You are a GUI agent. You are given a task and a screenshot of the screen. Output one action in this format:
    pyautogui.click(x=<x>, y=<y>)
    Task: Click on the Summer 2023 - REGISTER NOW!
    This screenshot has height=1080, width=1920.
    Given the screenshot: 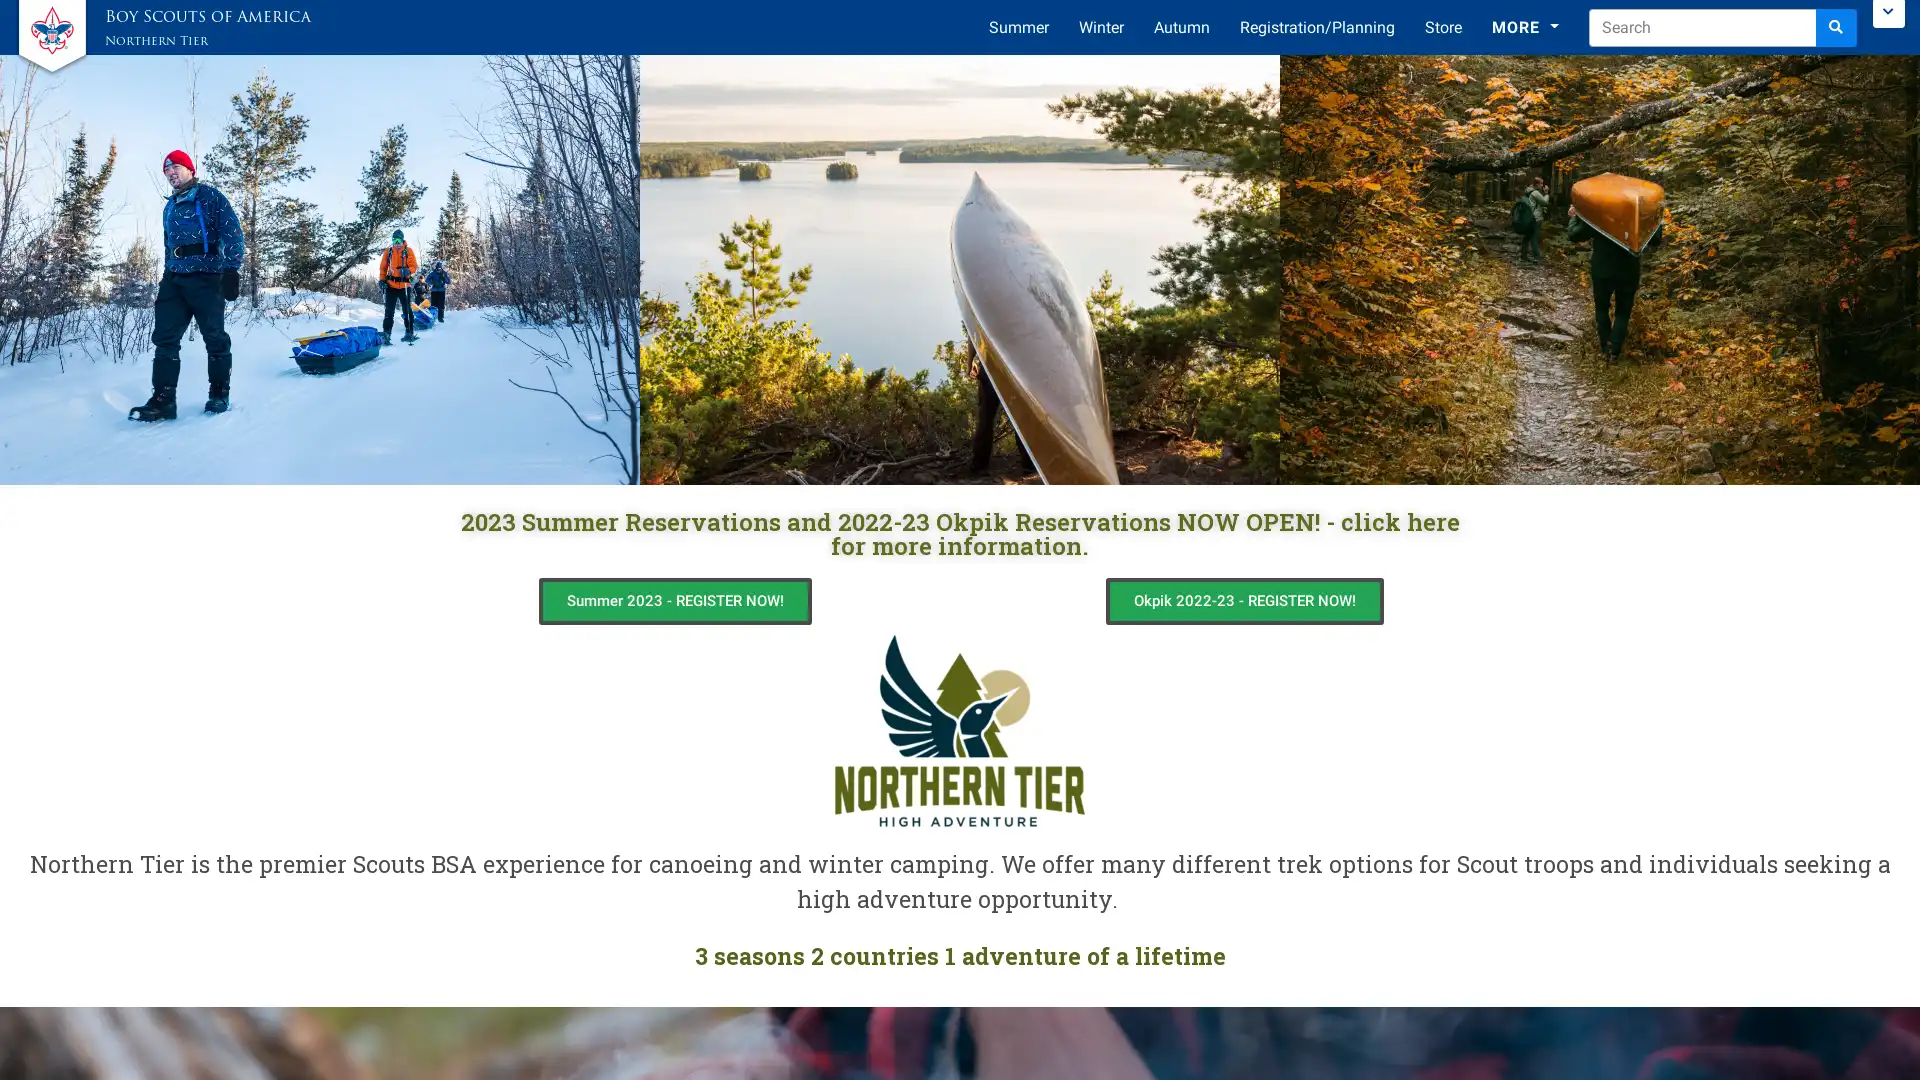 What is the action you would take?
    pyautogui.click(x=674, y=600)
    